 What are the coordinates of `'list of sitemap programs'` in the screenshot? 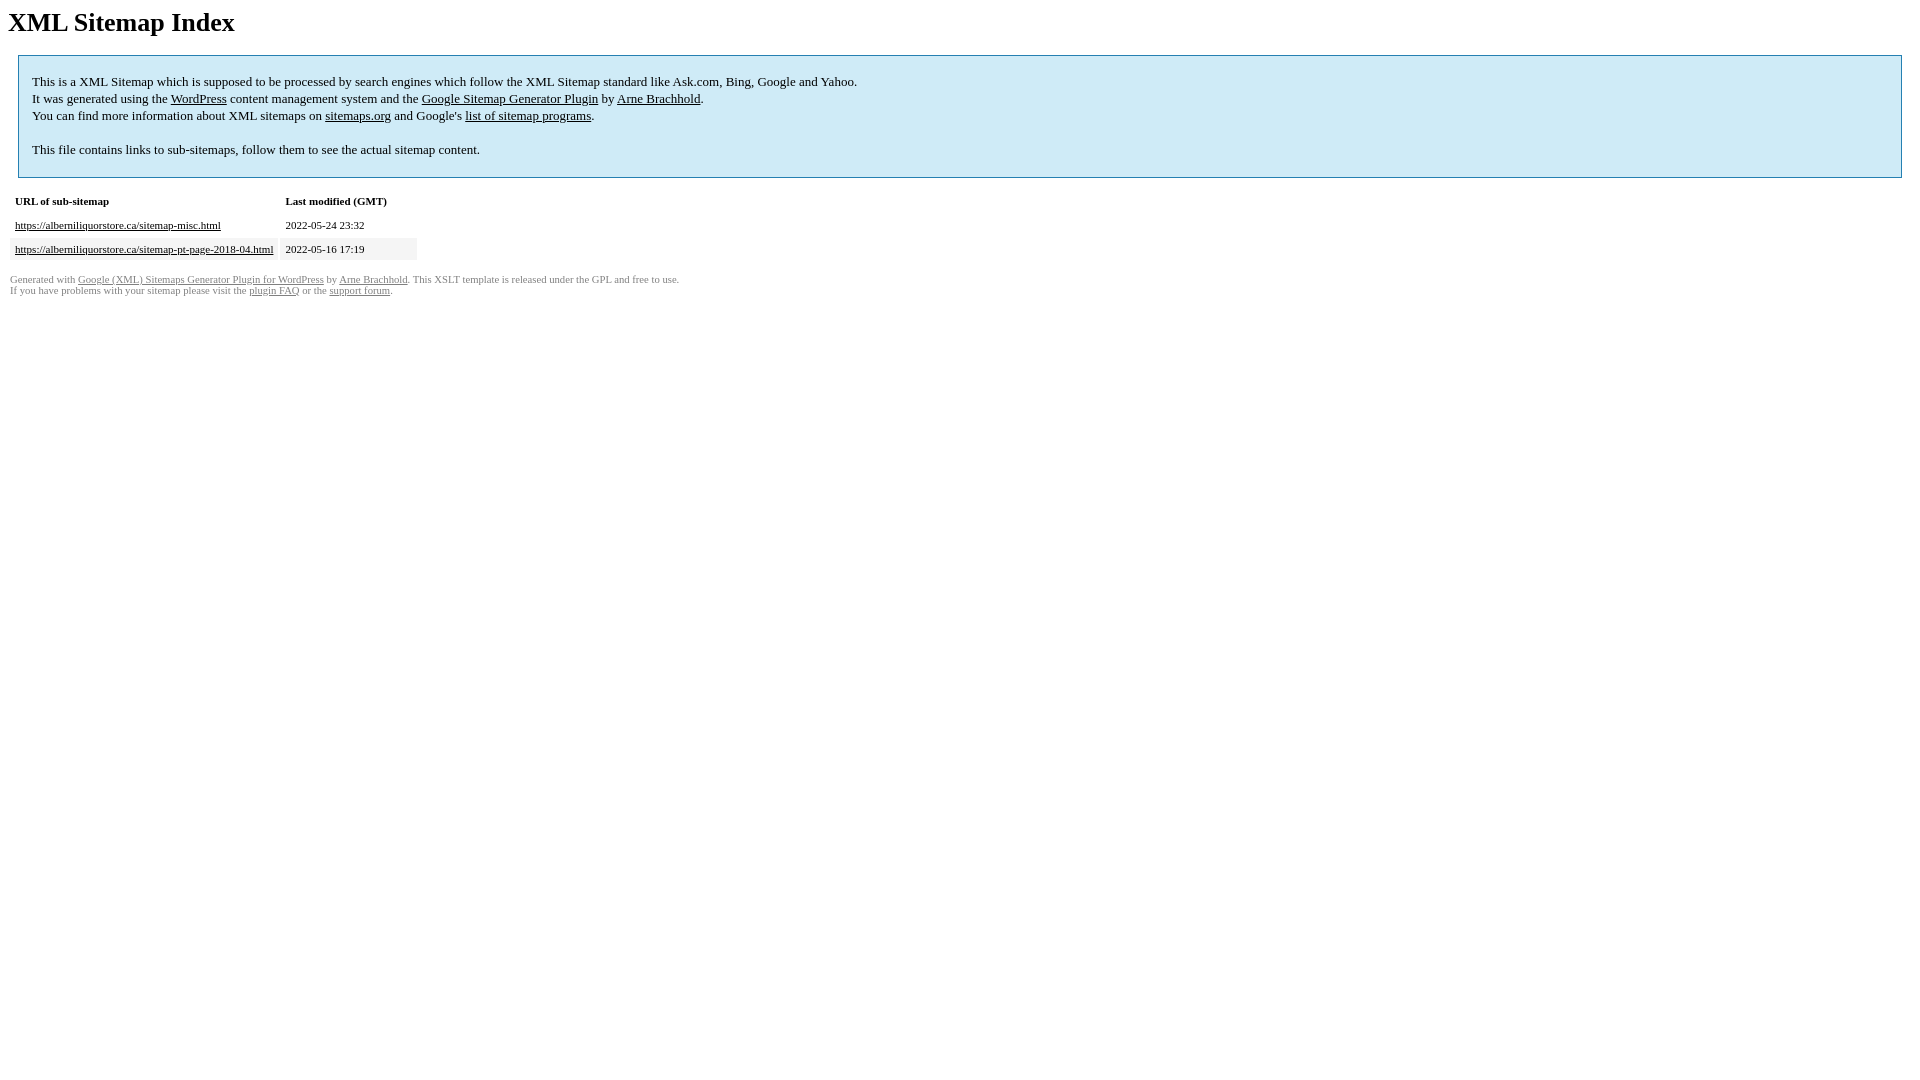 It's located at (528, 115).